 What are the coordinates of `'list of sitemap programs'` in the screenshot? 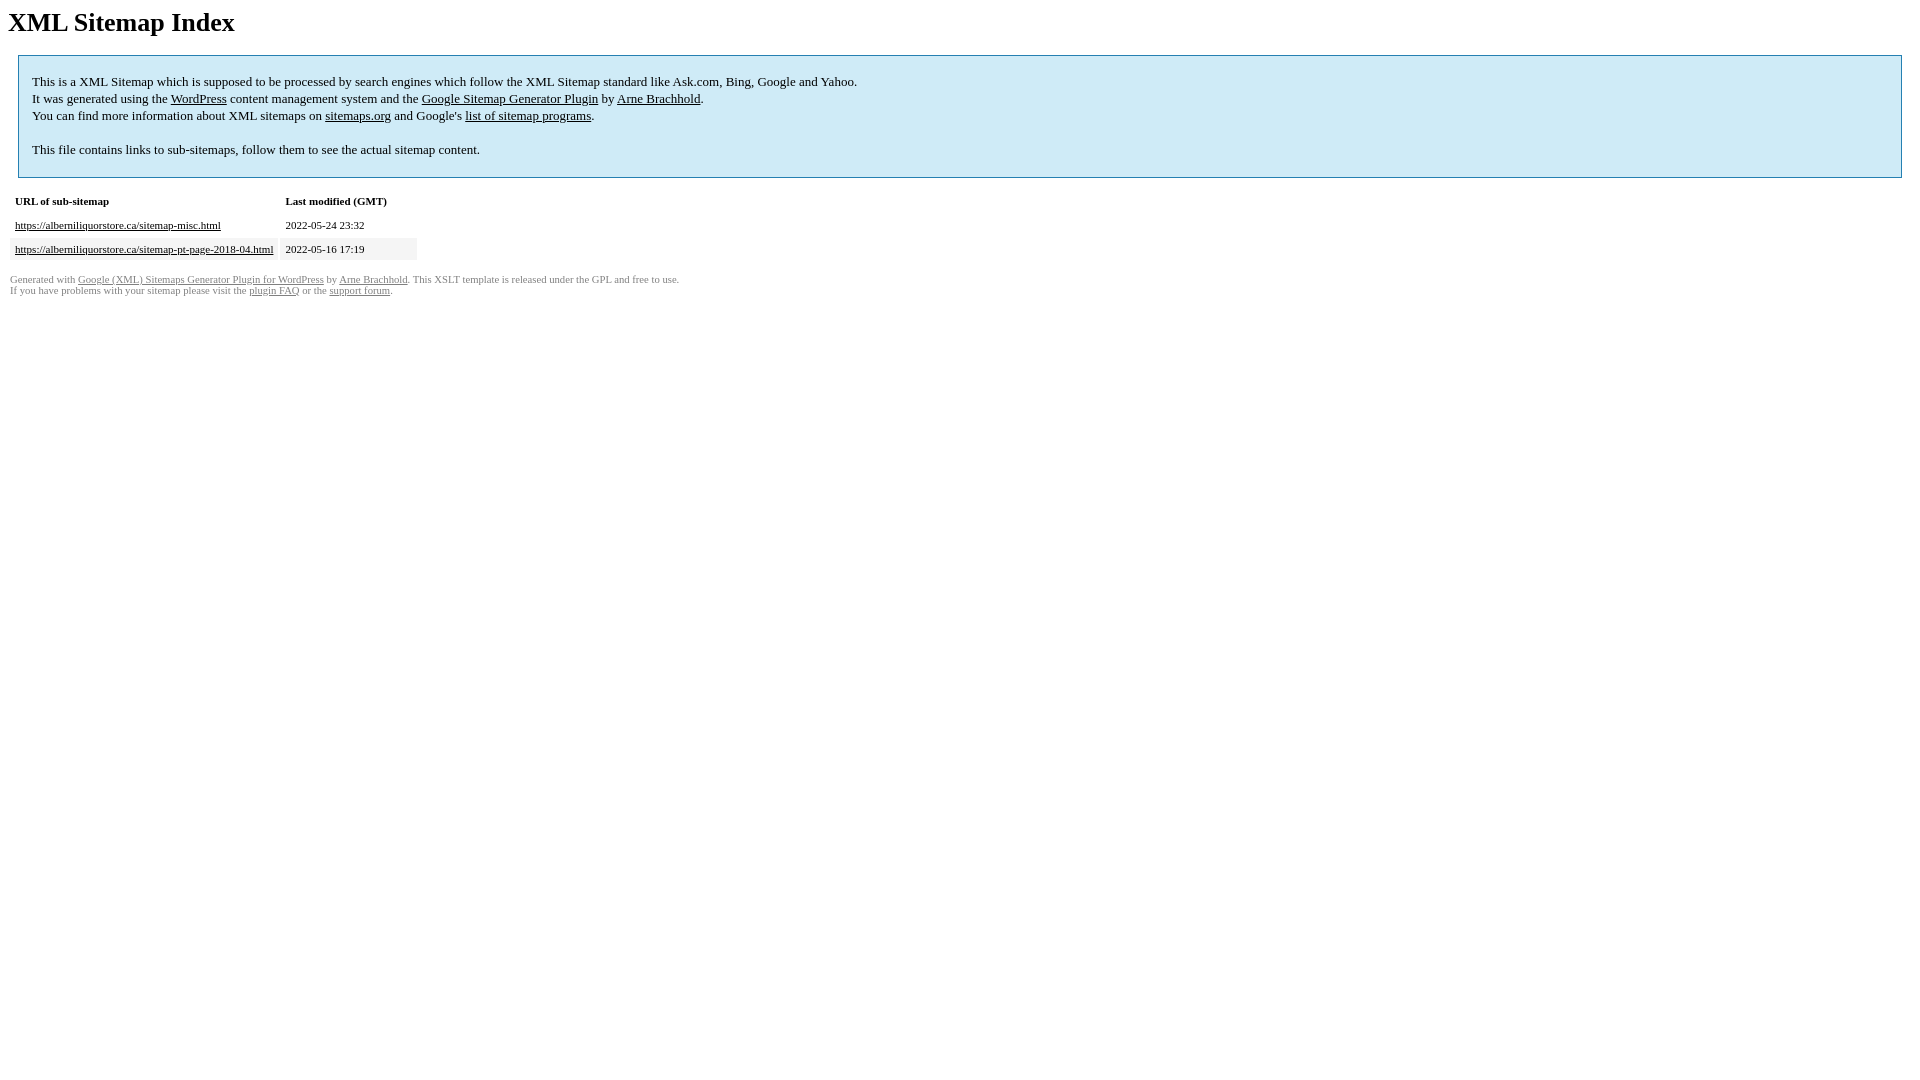 It's located at (528, 115).